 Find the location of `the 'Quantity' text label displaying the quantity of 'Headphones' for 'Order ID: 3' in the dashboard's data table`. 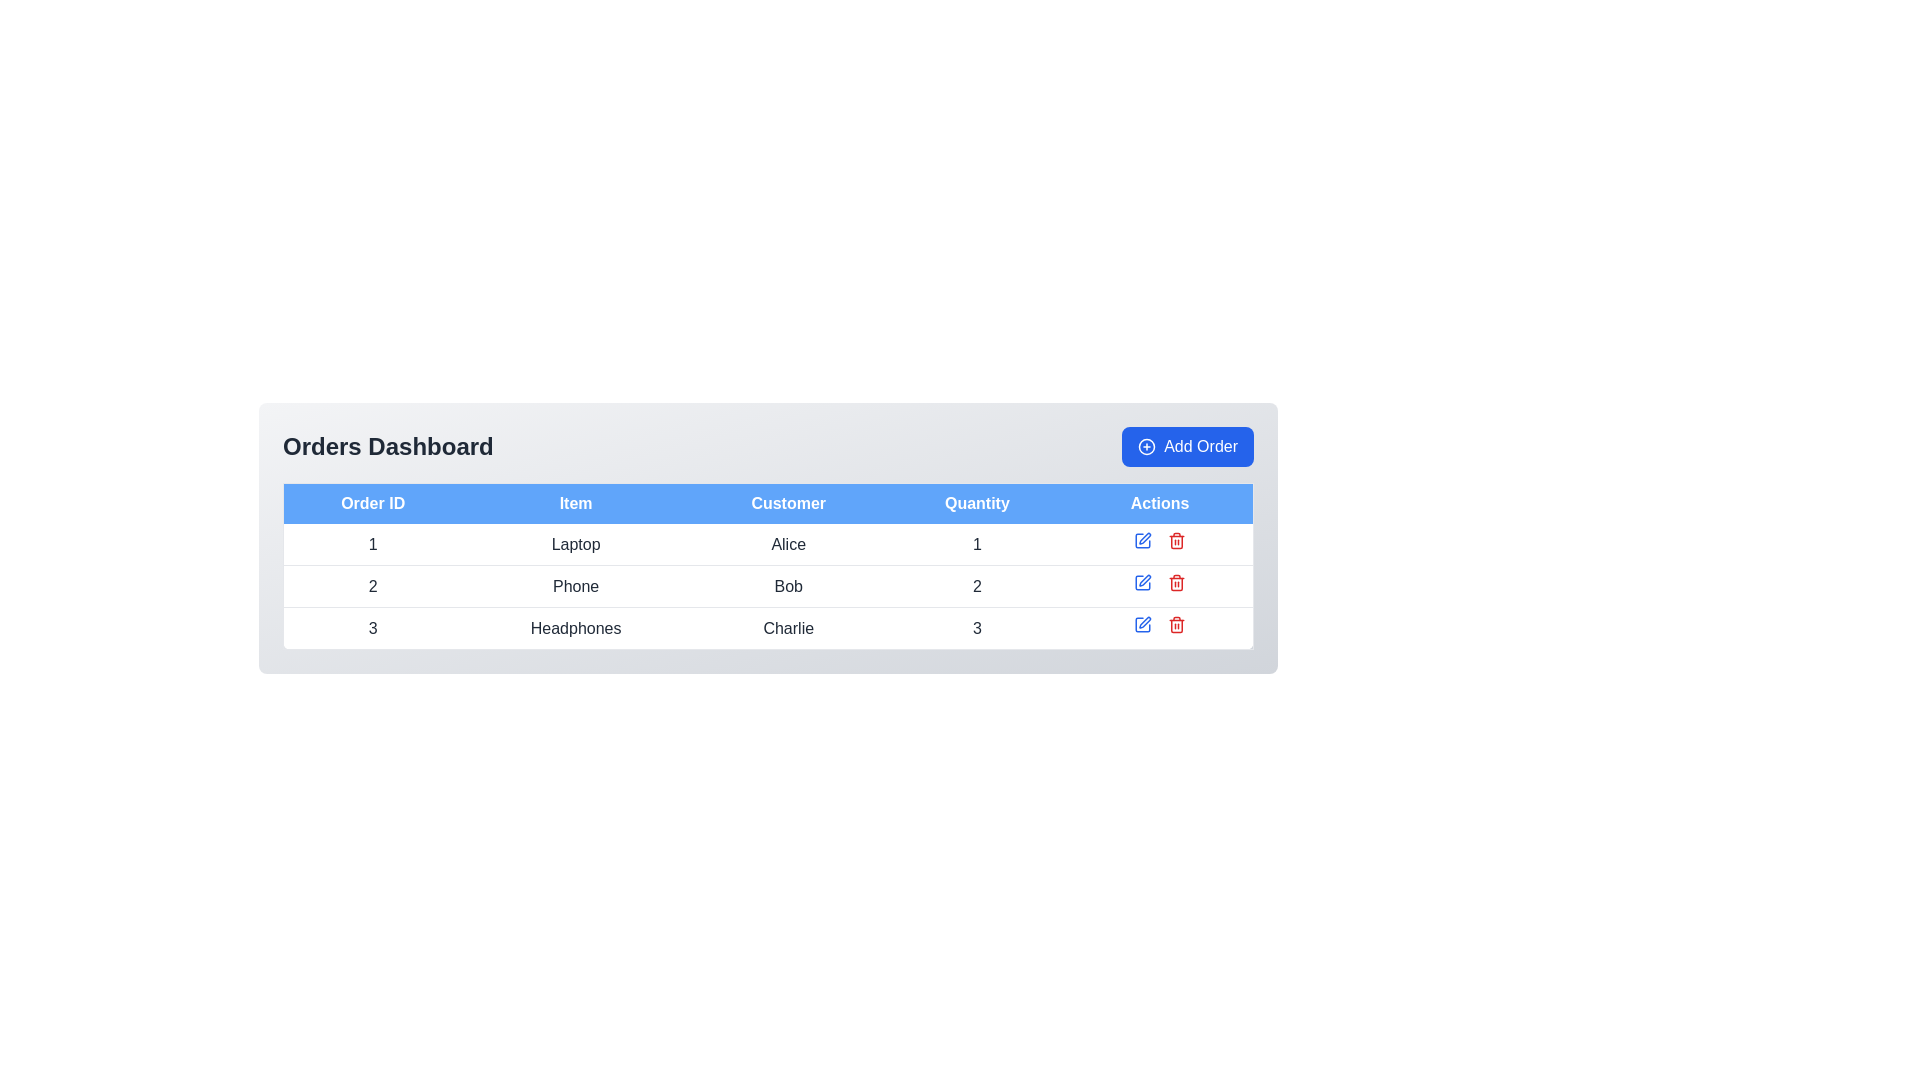

the 'Quantity' text label displaying the quantity of 'Headphones' for 'Order ID: 3' in the dashboard's data table is located at coordinates (977, 627).